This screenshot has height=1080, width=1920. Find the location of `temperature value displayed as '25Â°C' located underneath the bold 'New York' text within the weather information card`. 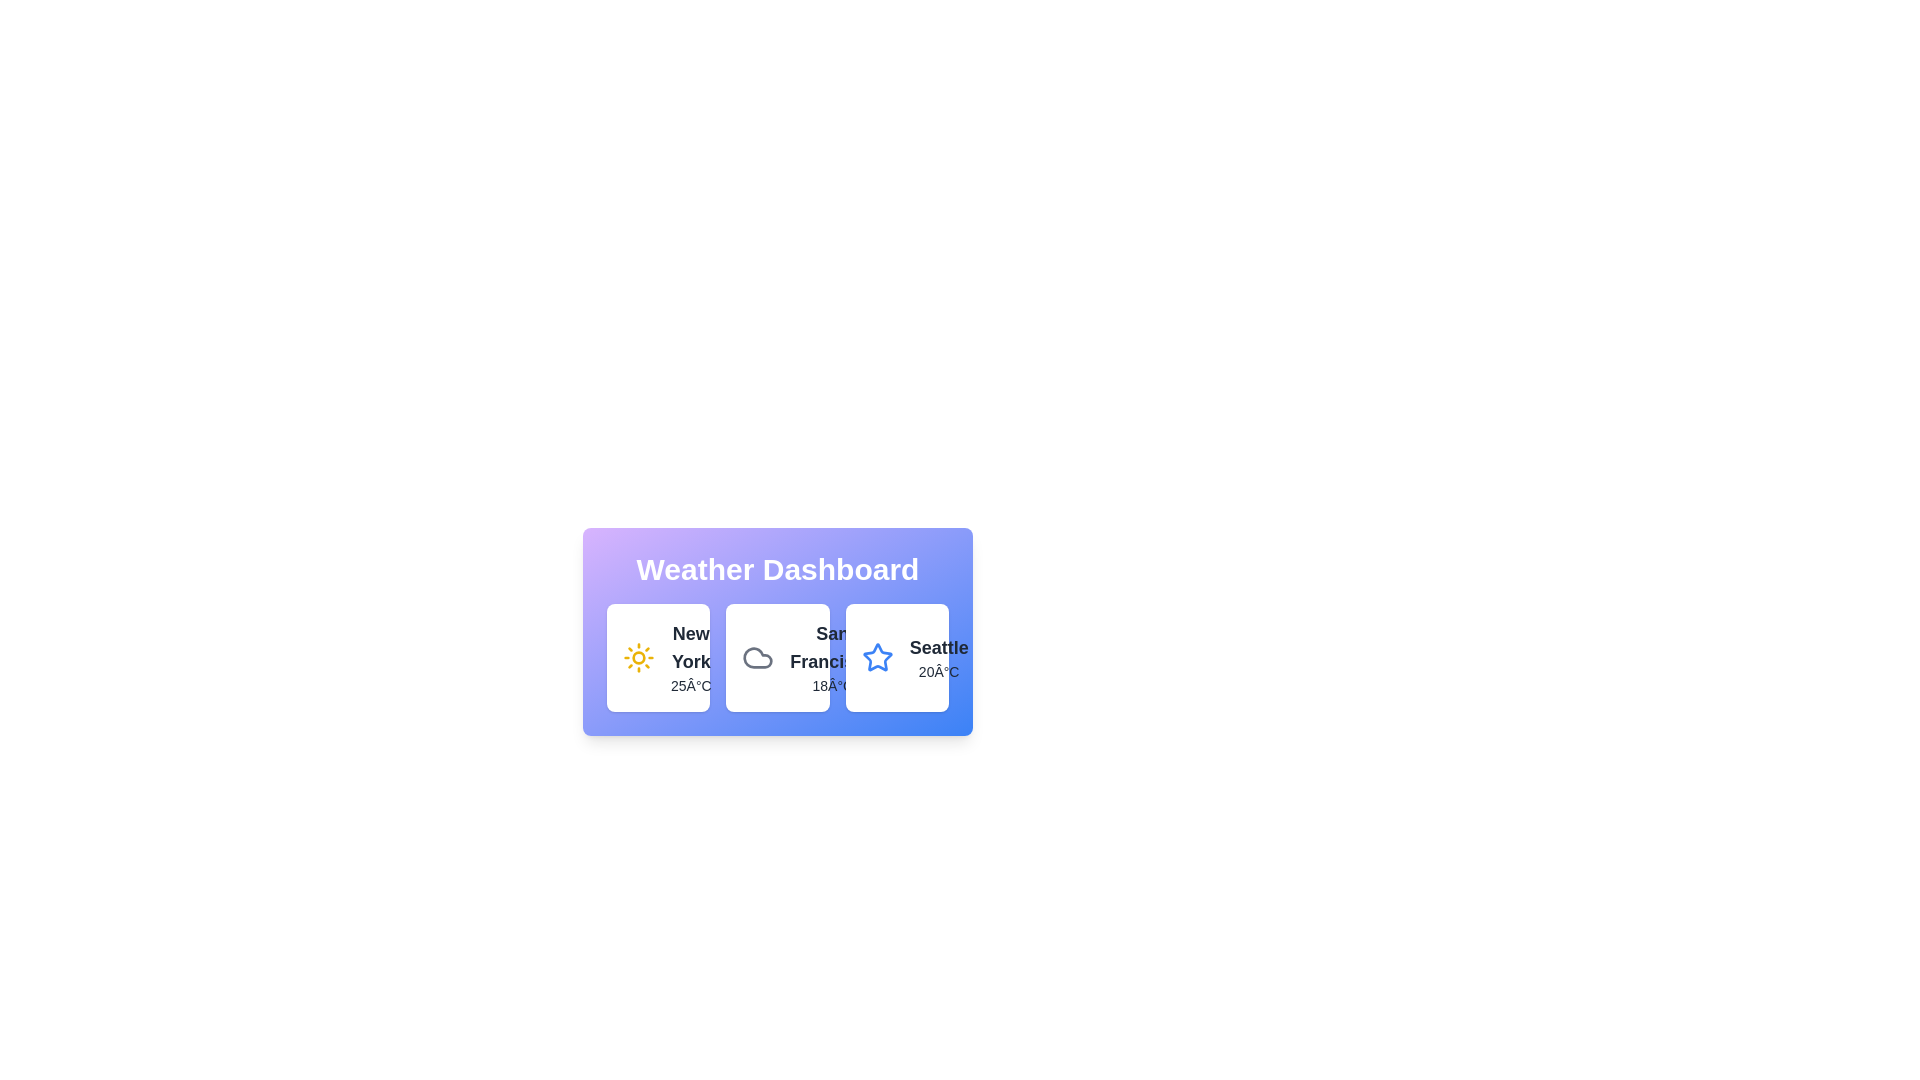

temperature value displayed as '25Â°C' located underneath the bold 'New York' text within the weather information card is located at coordinates (691, 685).